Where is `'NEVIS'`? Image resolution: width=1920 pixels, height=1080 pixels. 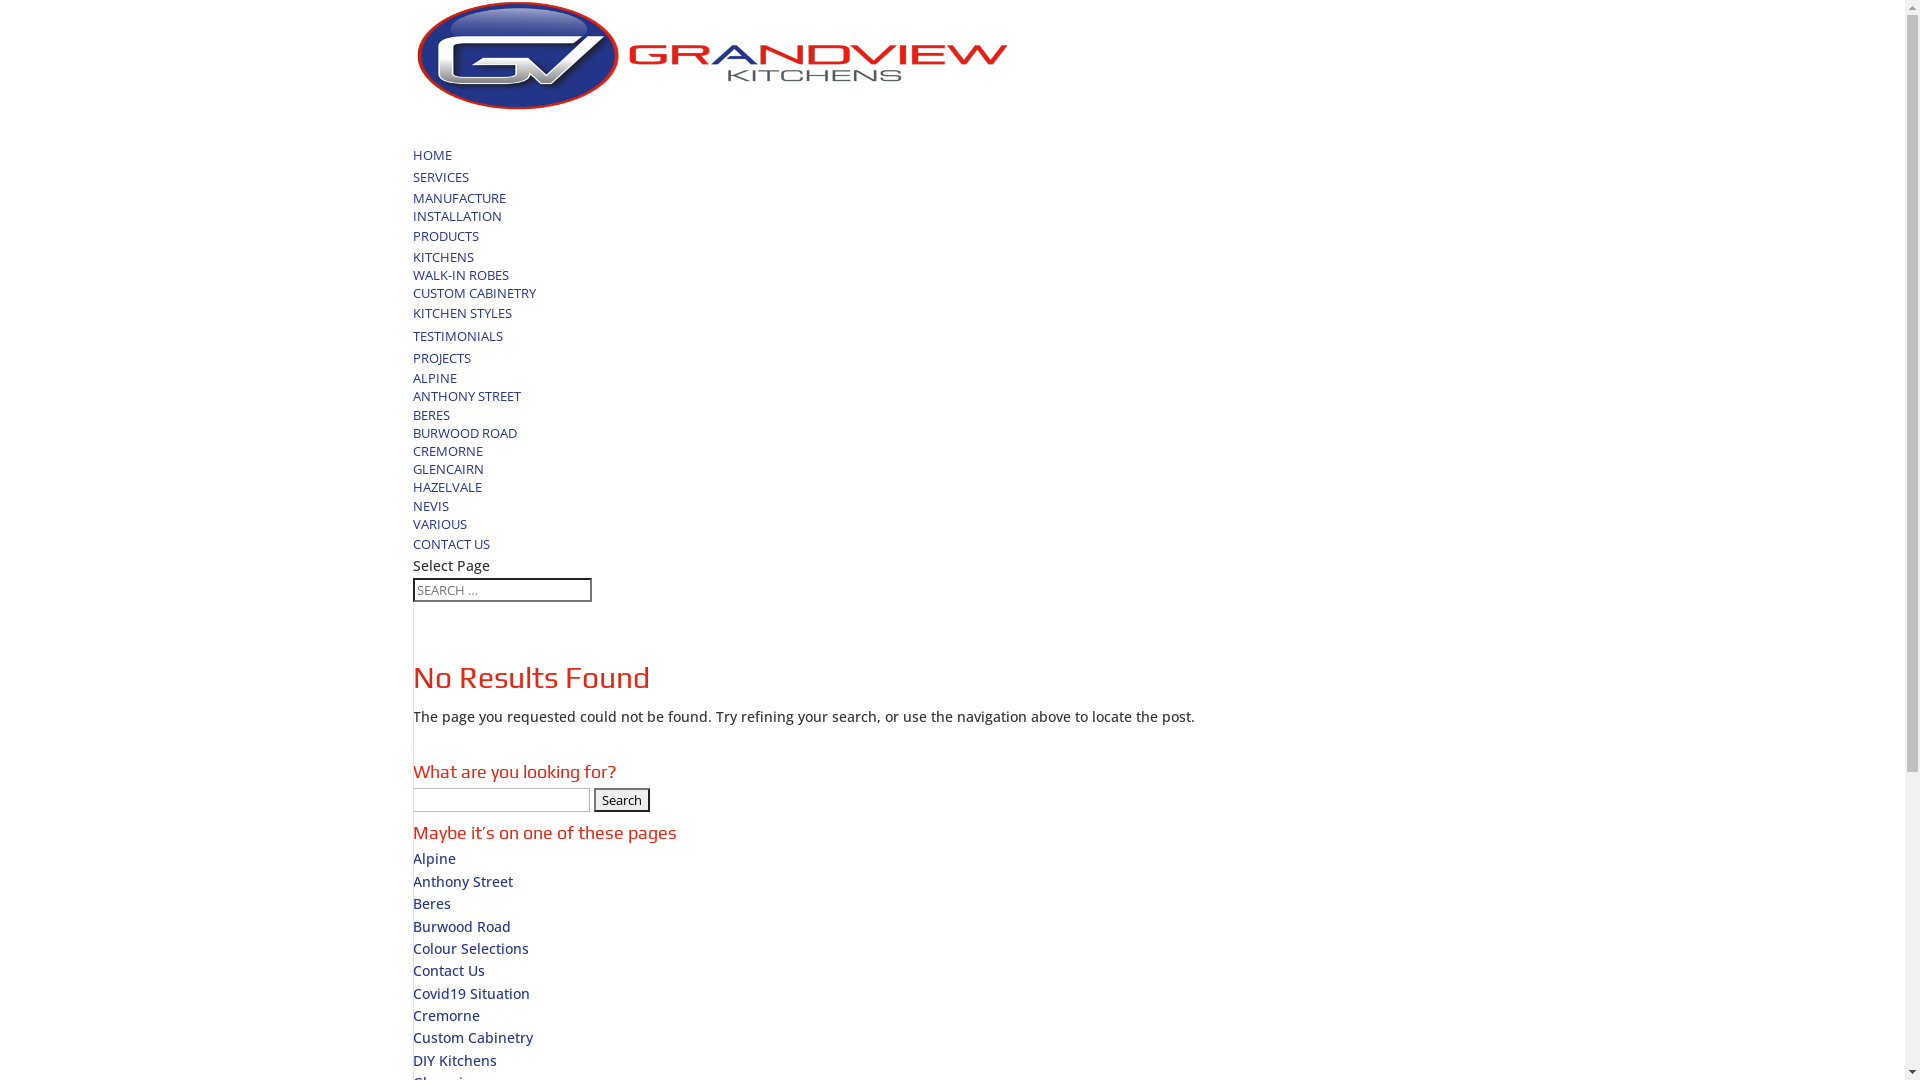 'NEVIS' is located at coordinates (429, 504).